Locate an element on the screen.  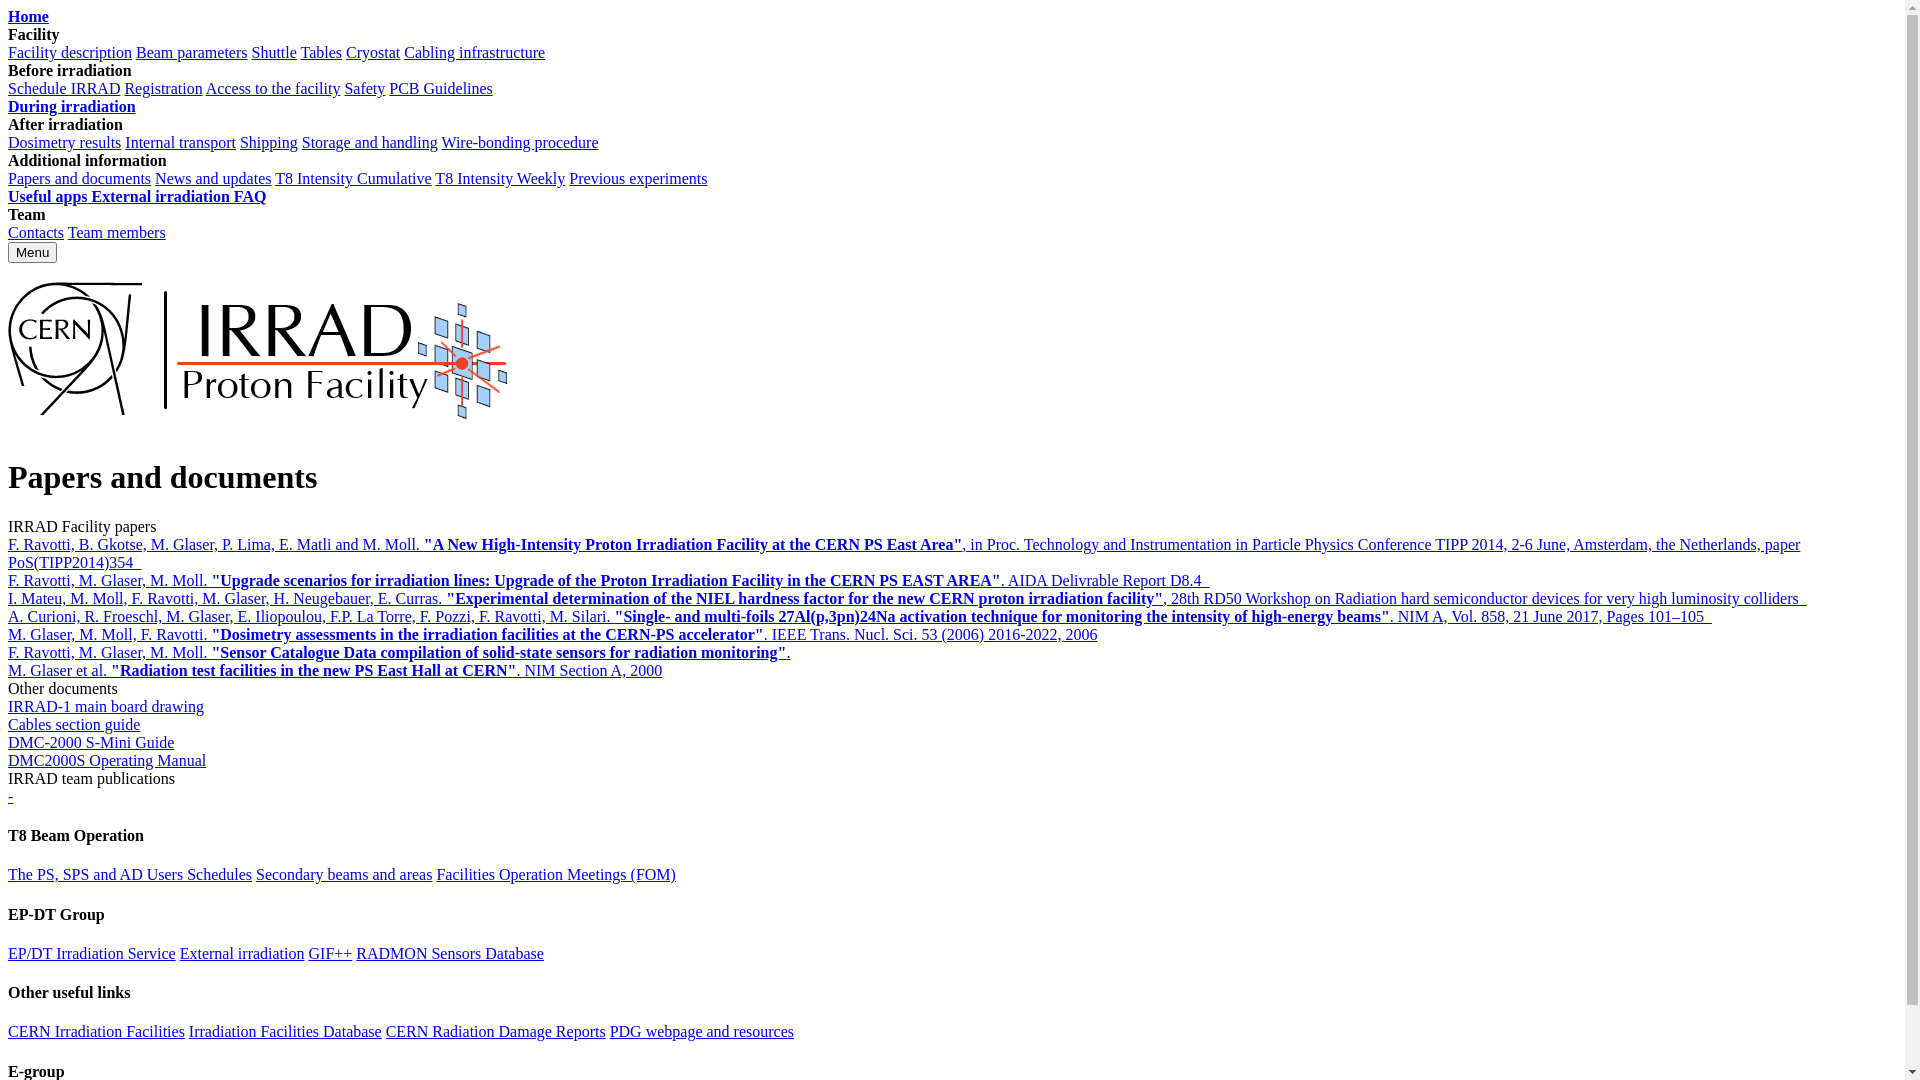
'EP/DT Irradiation Service' is located at coordinates (90, 952).